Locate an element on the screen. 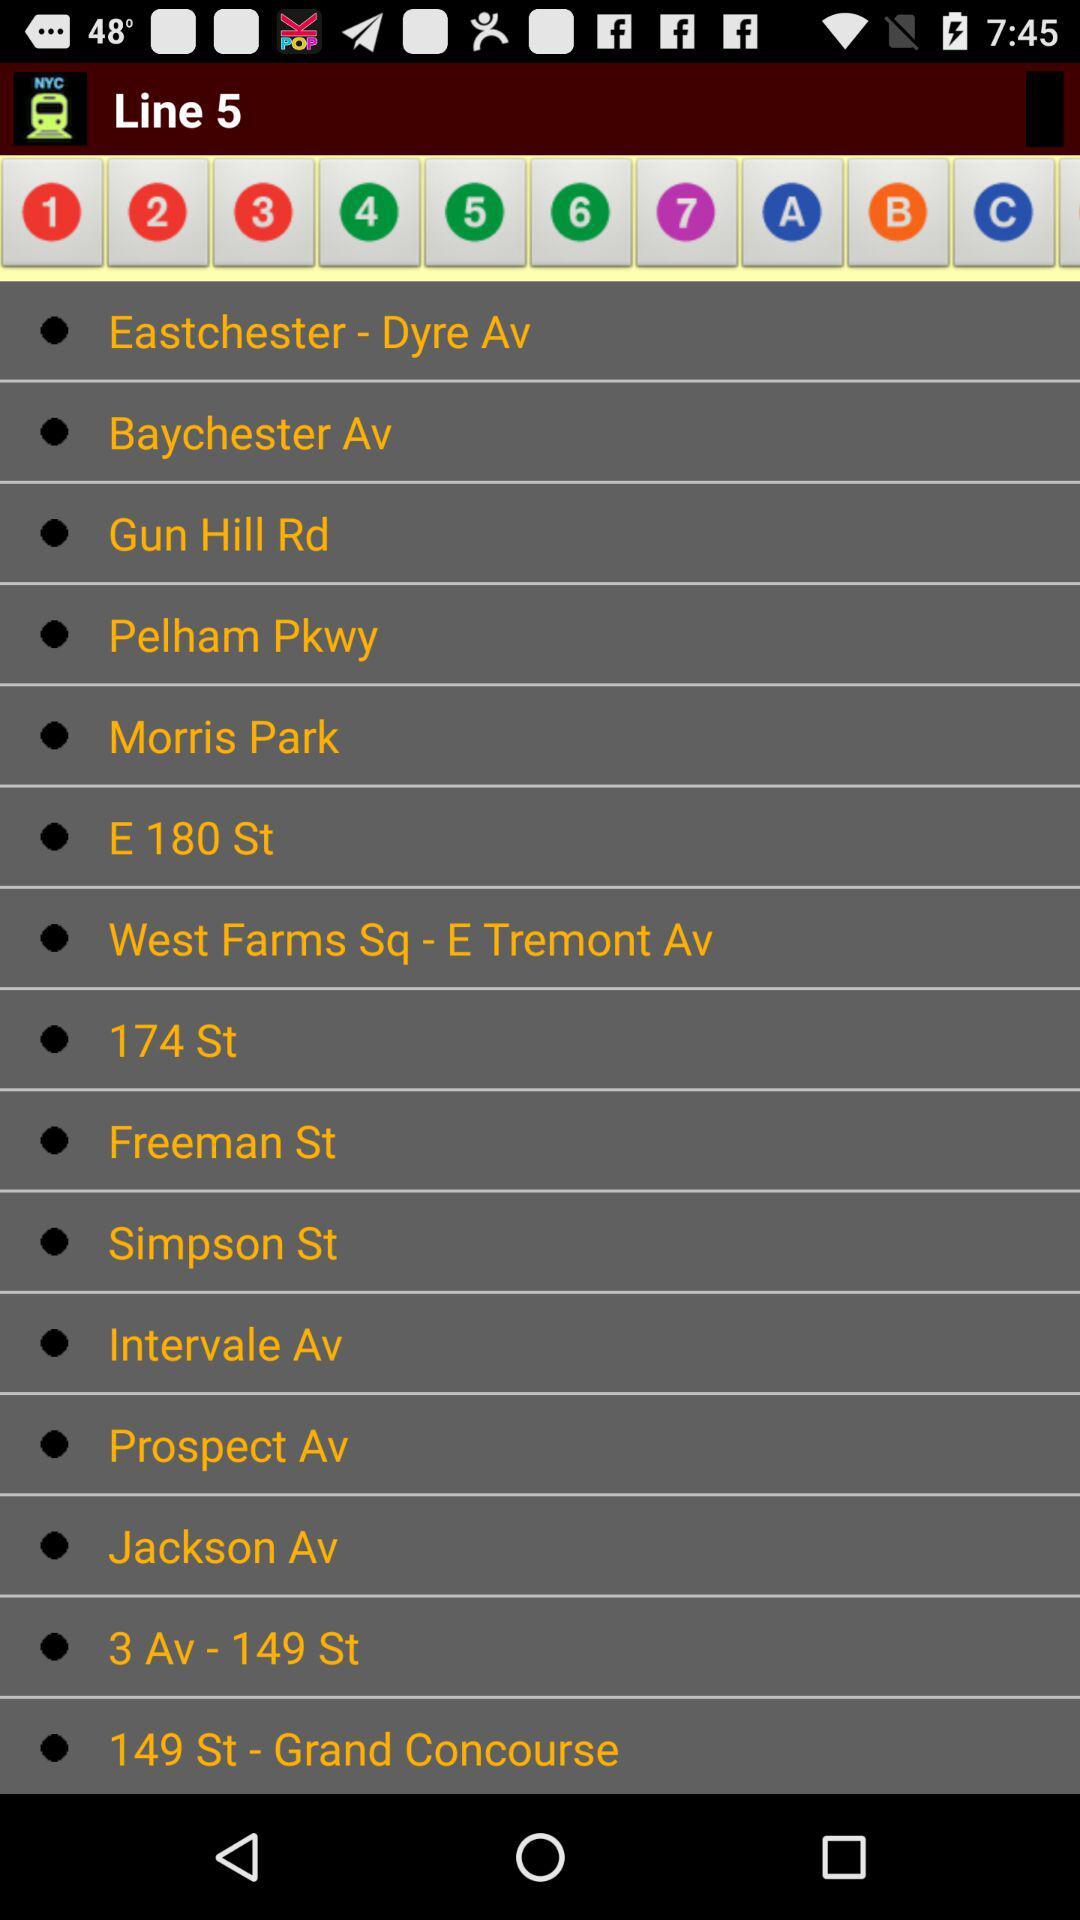  the icon above the eastchester - dyre av item is located at coordinates (1004, 218).